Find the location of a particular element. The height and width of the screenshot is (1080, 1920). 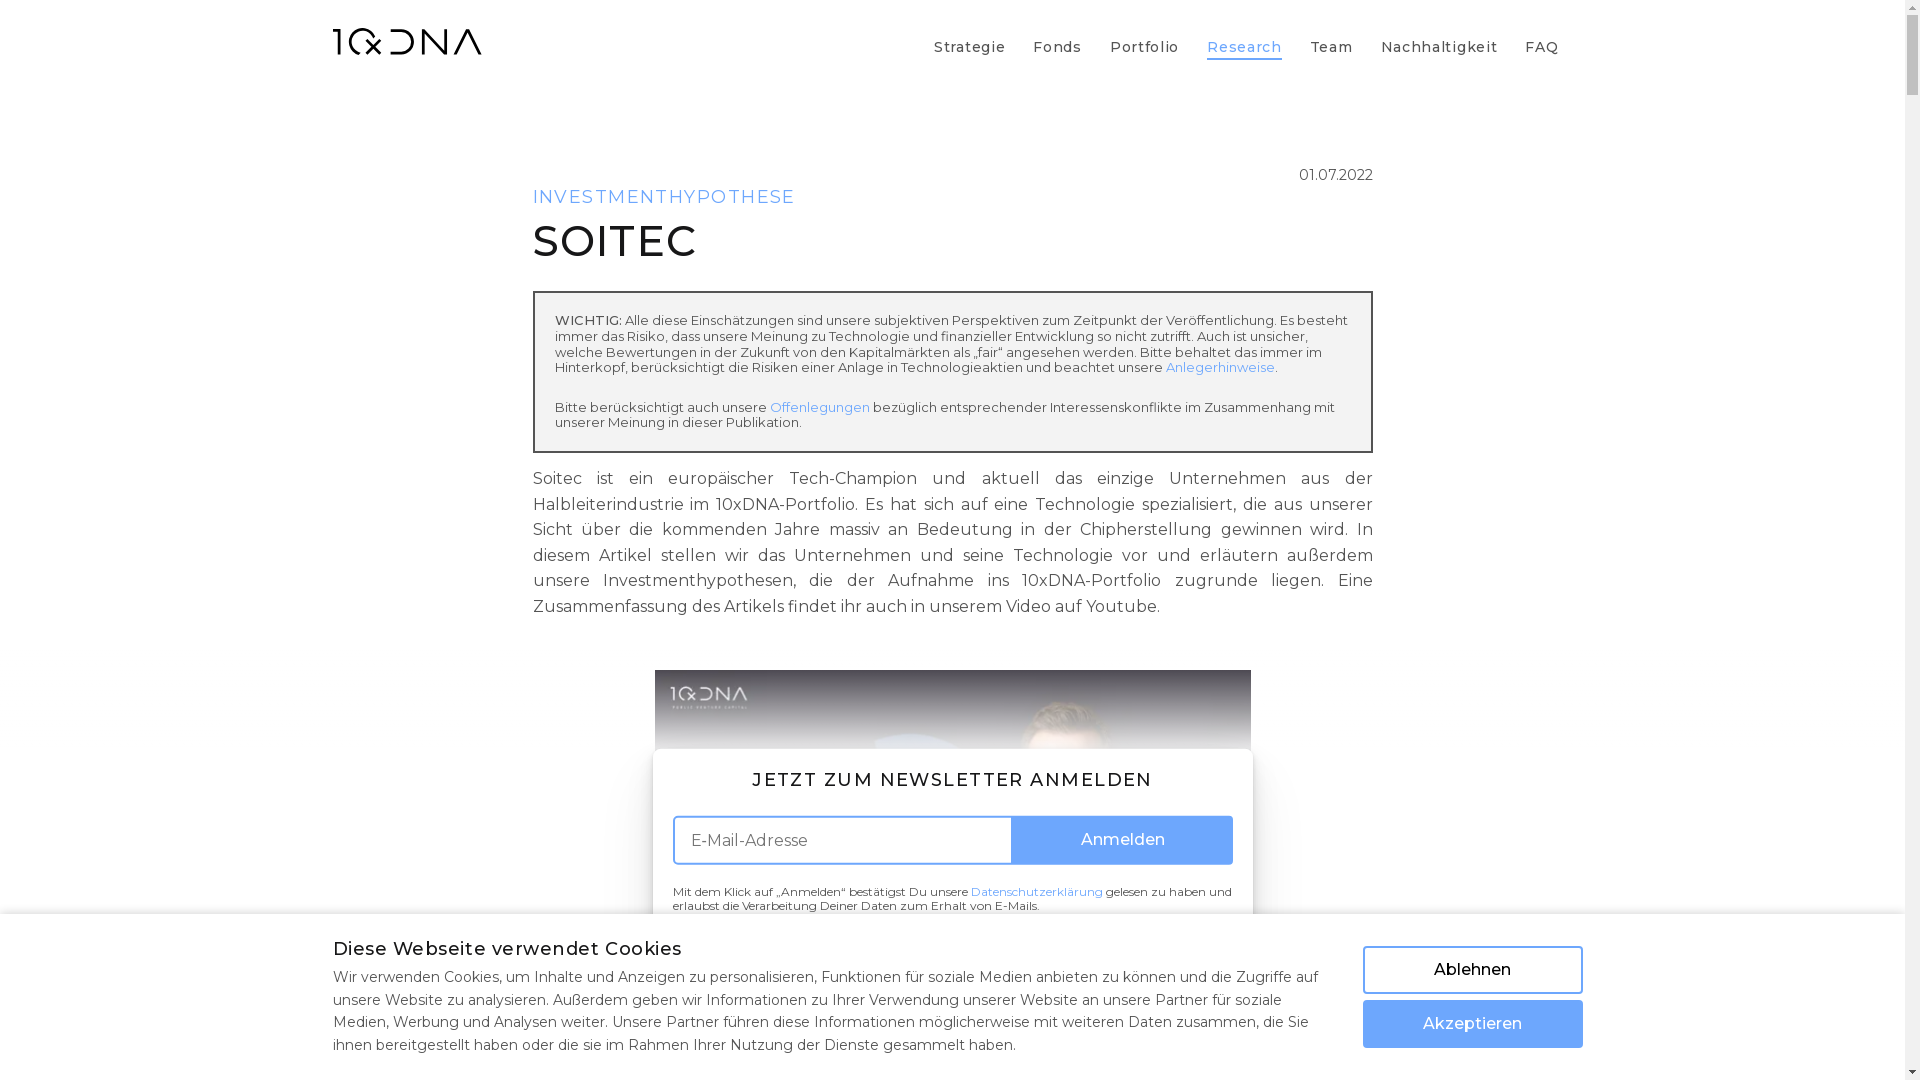

'Team' is located at coordinates (1296, 34).